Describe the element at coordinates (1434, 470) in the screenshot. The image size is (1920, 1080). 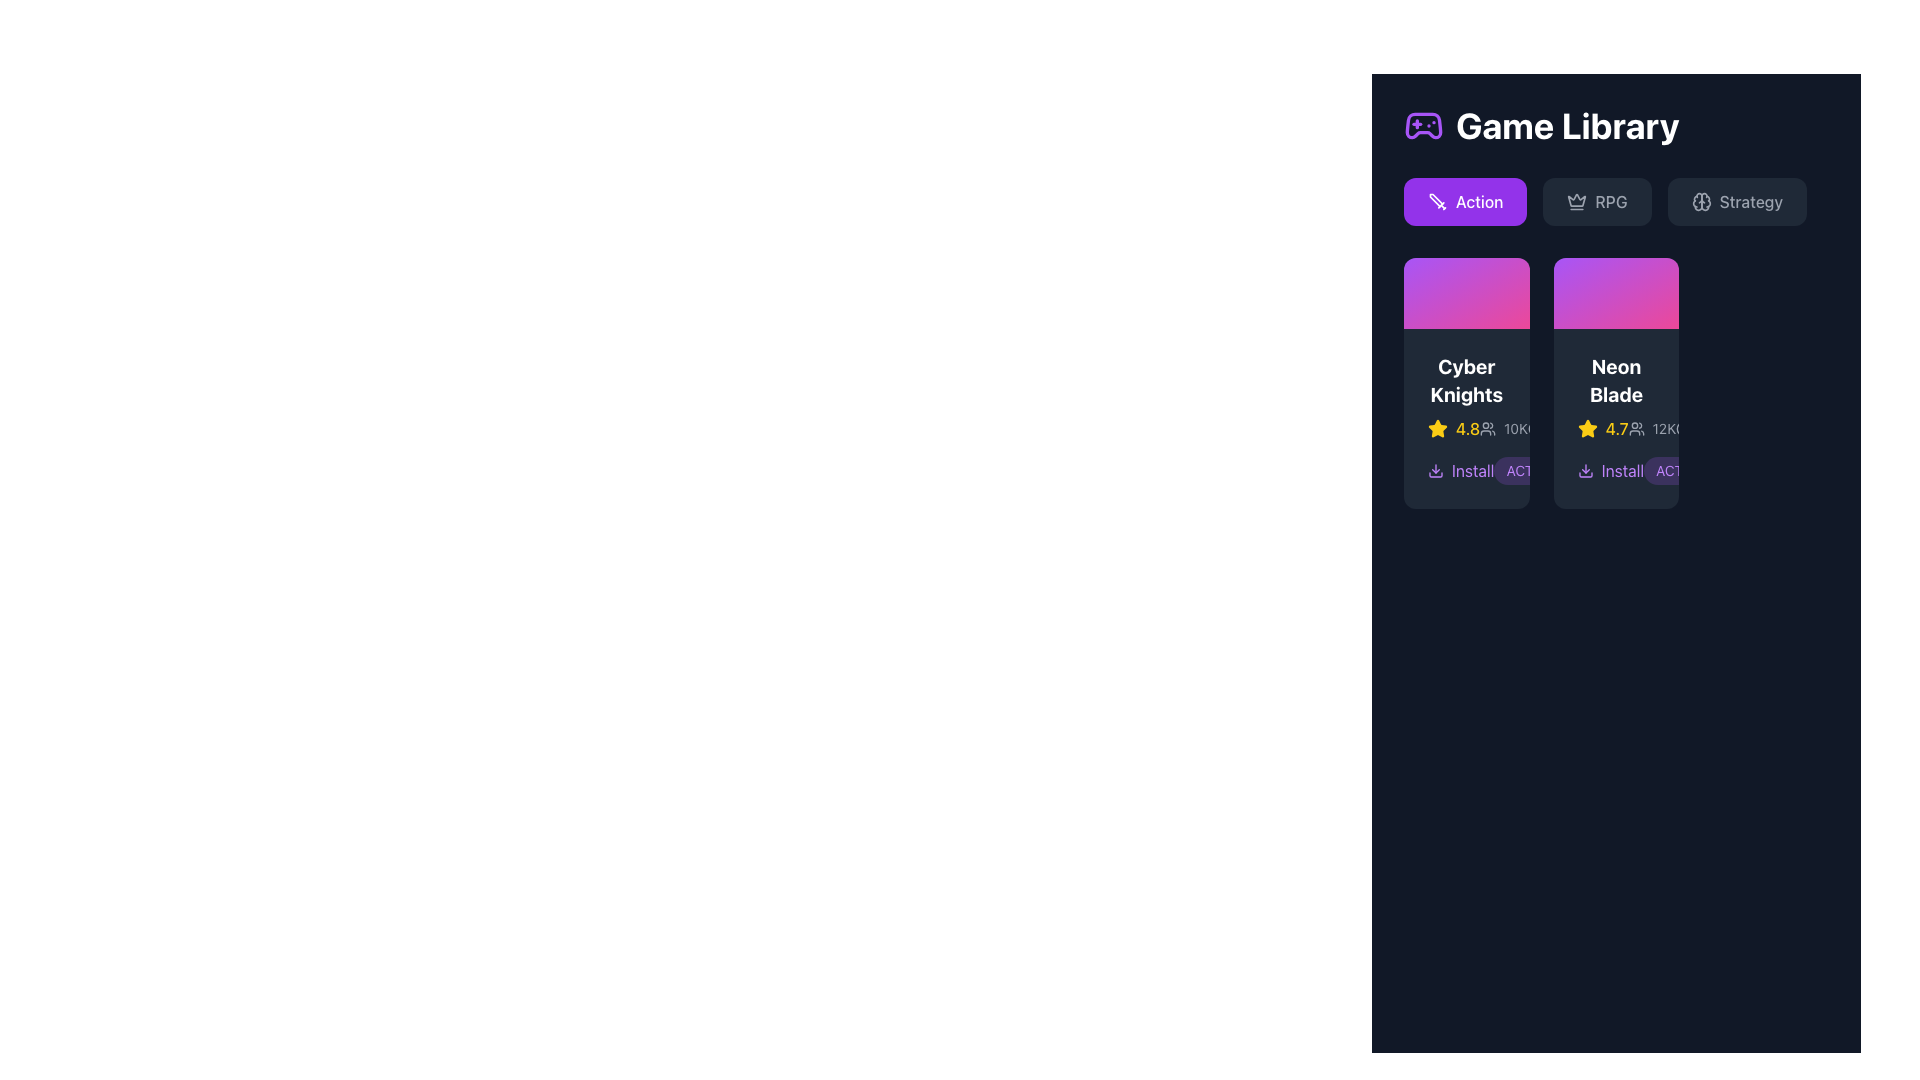
I see `the purple downward arrow icon located to the left of the 'Install' text within the 'Neon Blade' card` at that location.